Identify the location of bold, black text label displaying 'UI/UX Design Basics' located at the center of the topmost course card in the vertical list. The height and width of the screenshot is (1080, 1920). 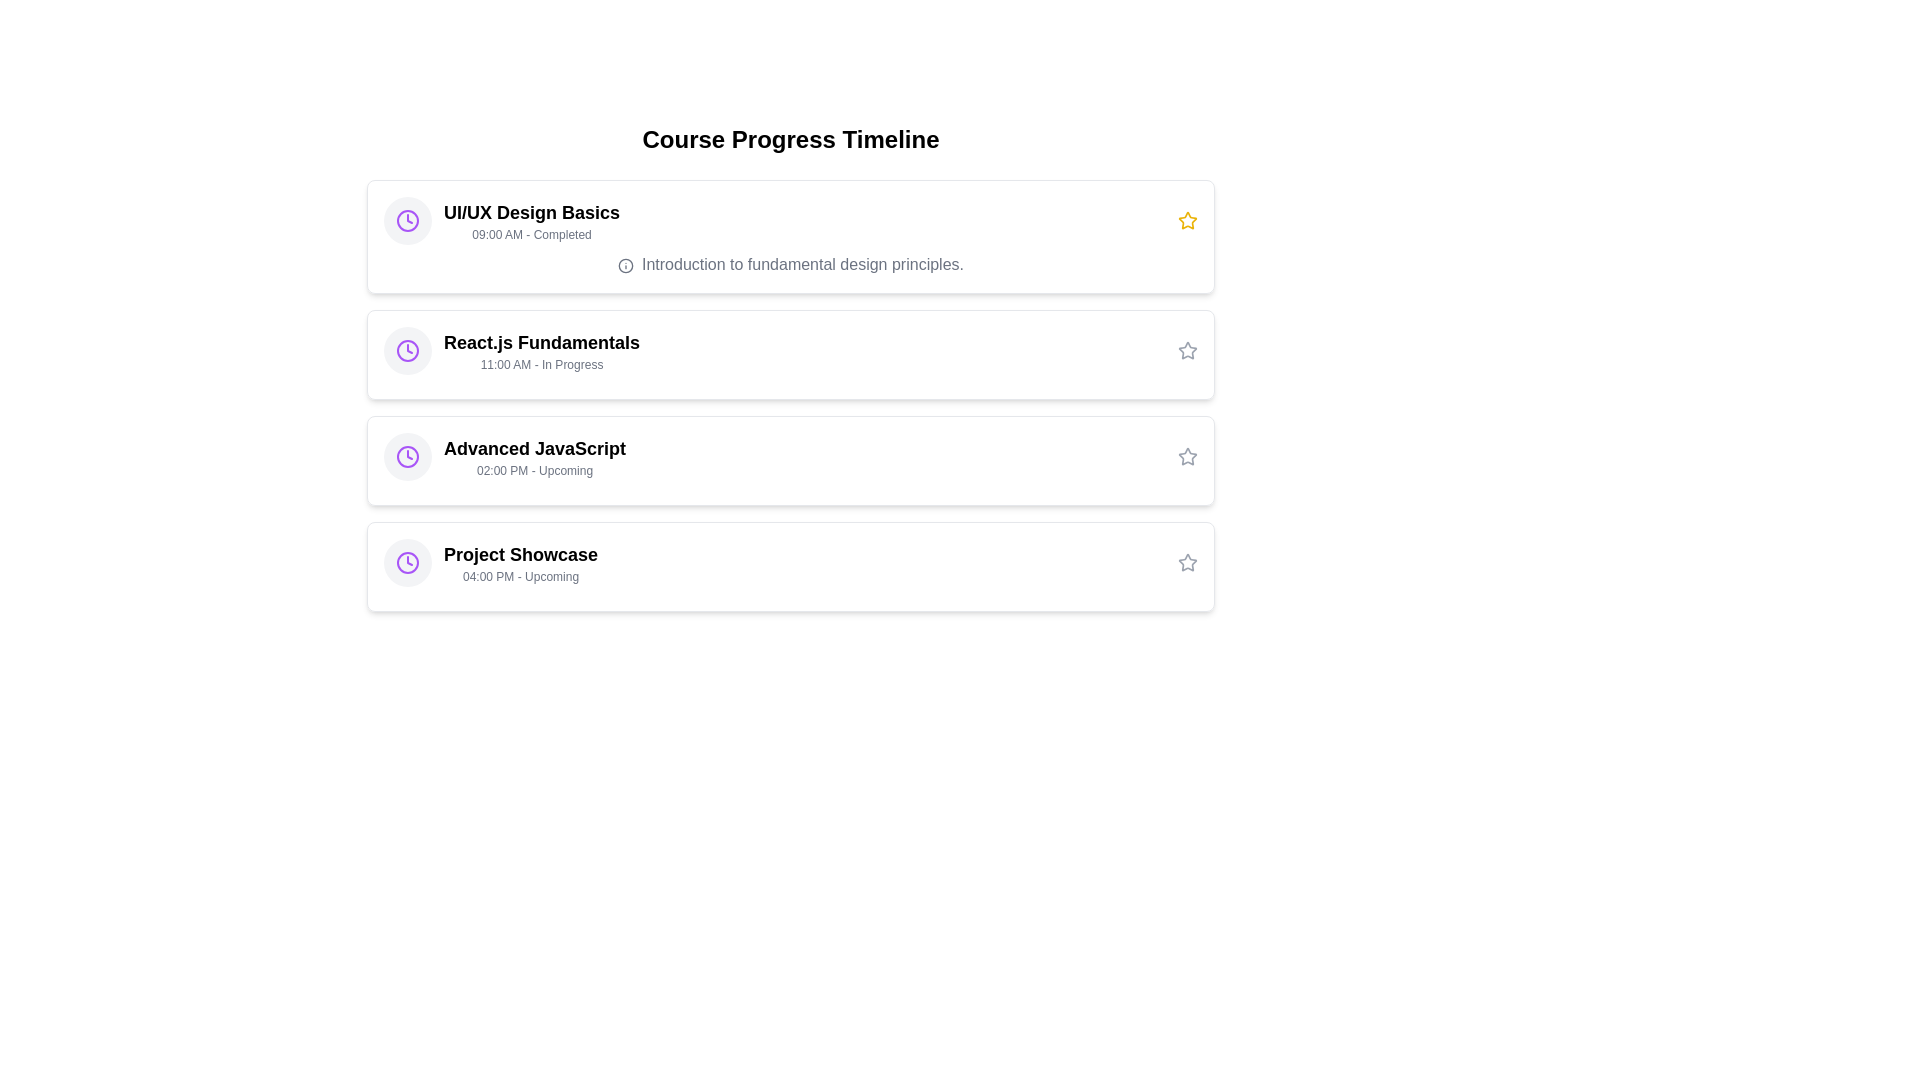
(532, 212).